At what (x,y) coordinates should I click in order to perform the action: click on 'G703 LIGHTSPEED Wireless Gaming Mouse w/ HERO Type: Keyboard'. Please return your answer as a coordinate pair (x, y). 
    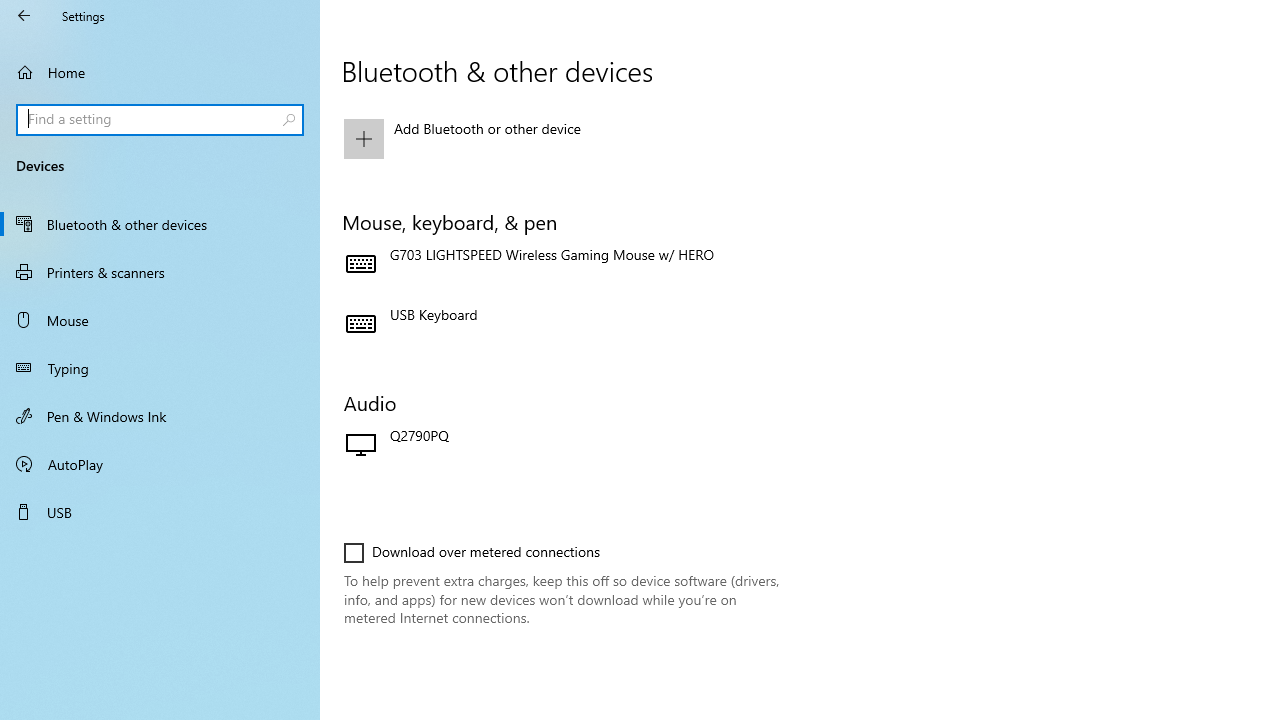
    Looking at the image, I should click on (562, 263).